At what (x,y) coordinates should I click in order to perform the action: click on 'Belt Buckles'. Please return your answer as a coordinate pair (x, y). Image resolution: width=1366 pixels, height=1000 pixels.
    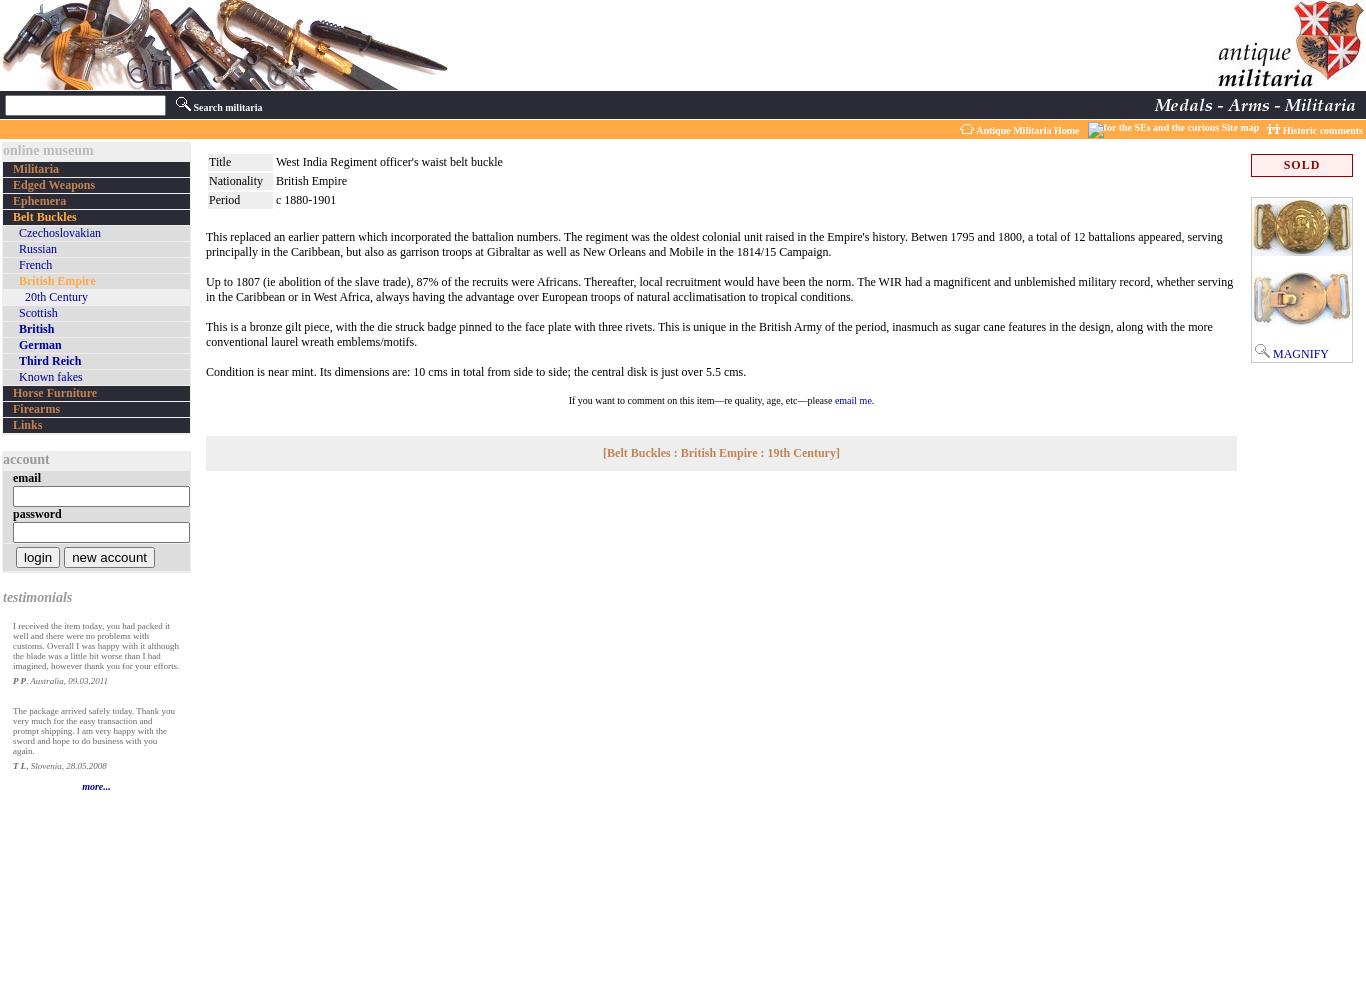
    Looking at the image, I should click on (44, 216).